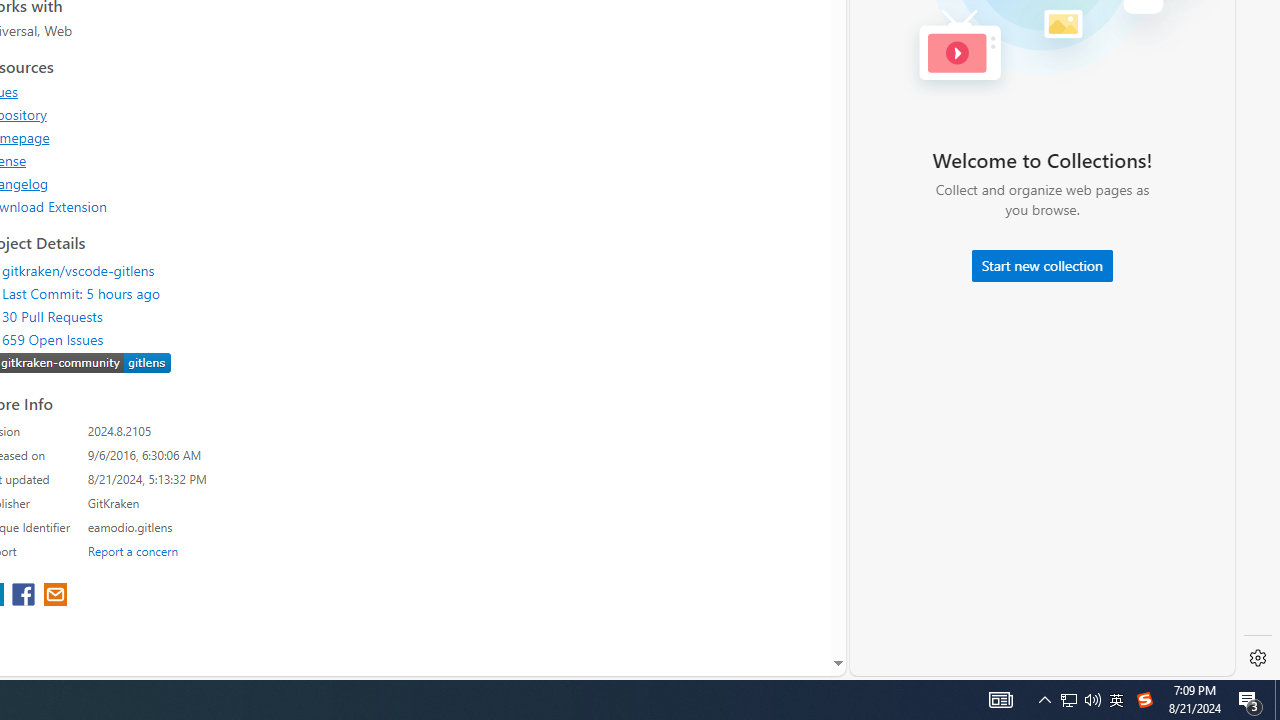  I want to click on 'share extension on facebook', so click(26, 595).